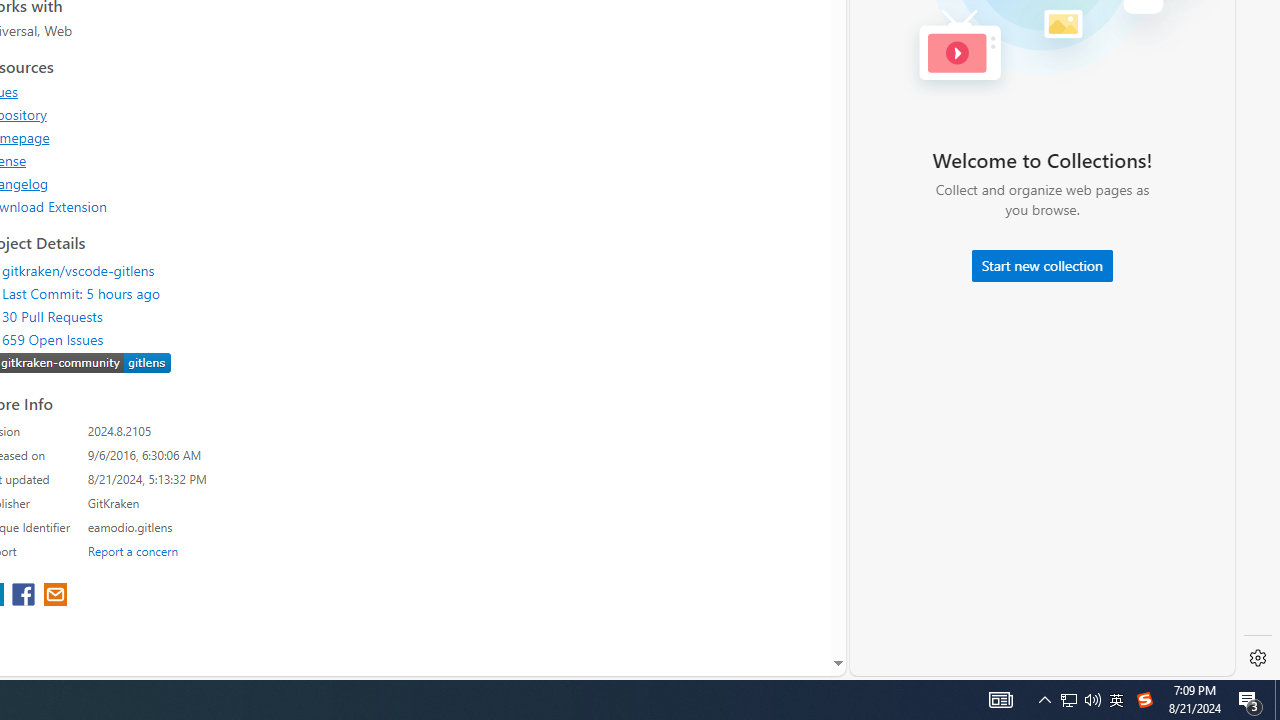  I want to click on 'share extension on facebook', so click(26, 595).